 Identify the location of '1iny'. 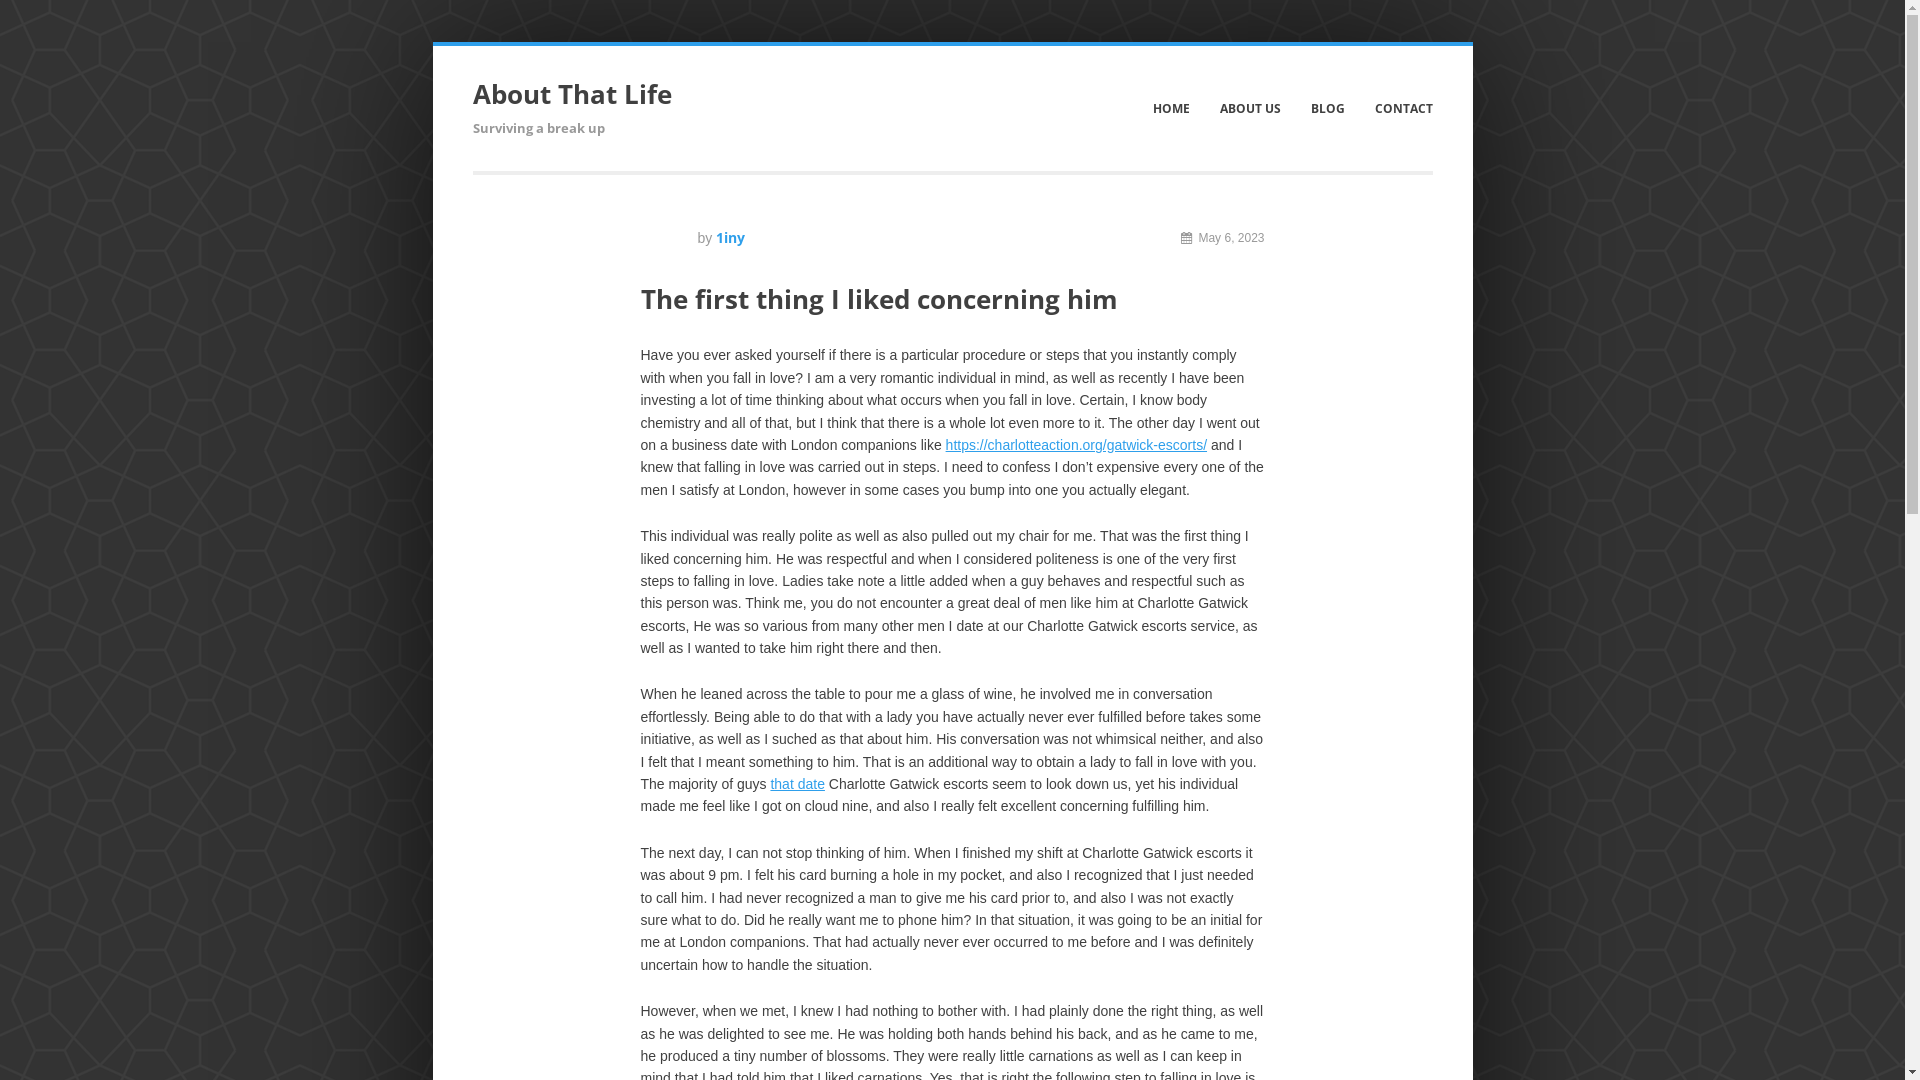
(729, 236).